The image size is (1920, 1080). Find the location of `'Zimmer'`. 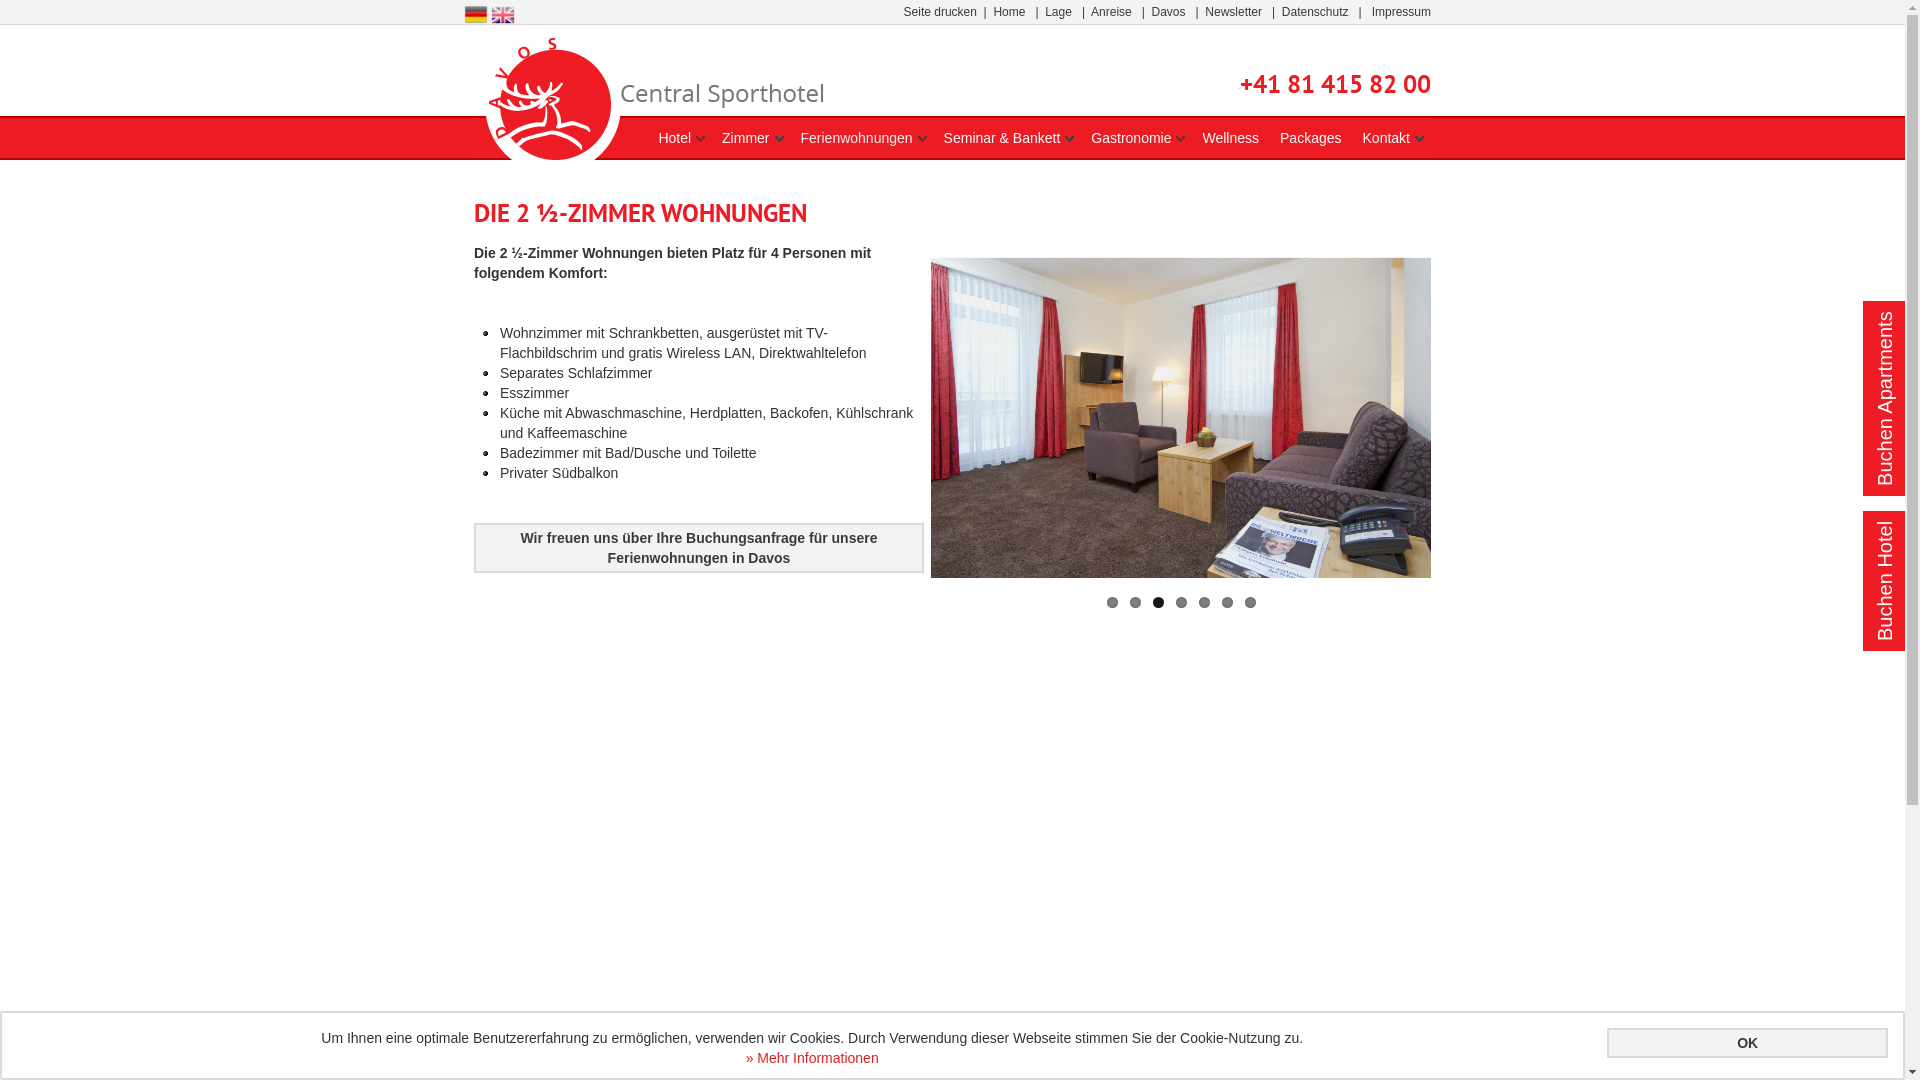

'Zimmer' is located at coordinates (744, 137).